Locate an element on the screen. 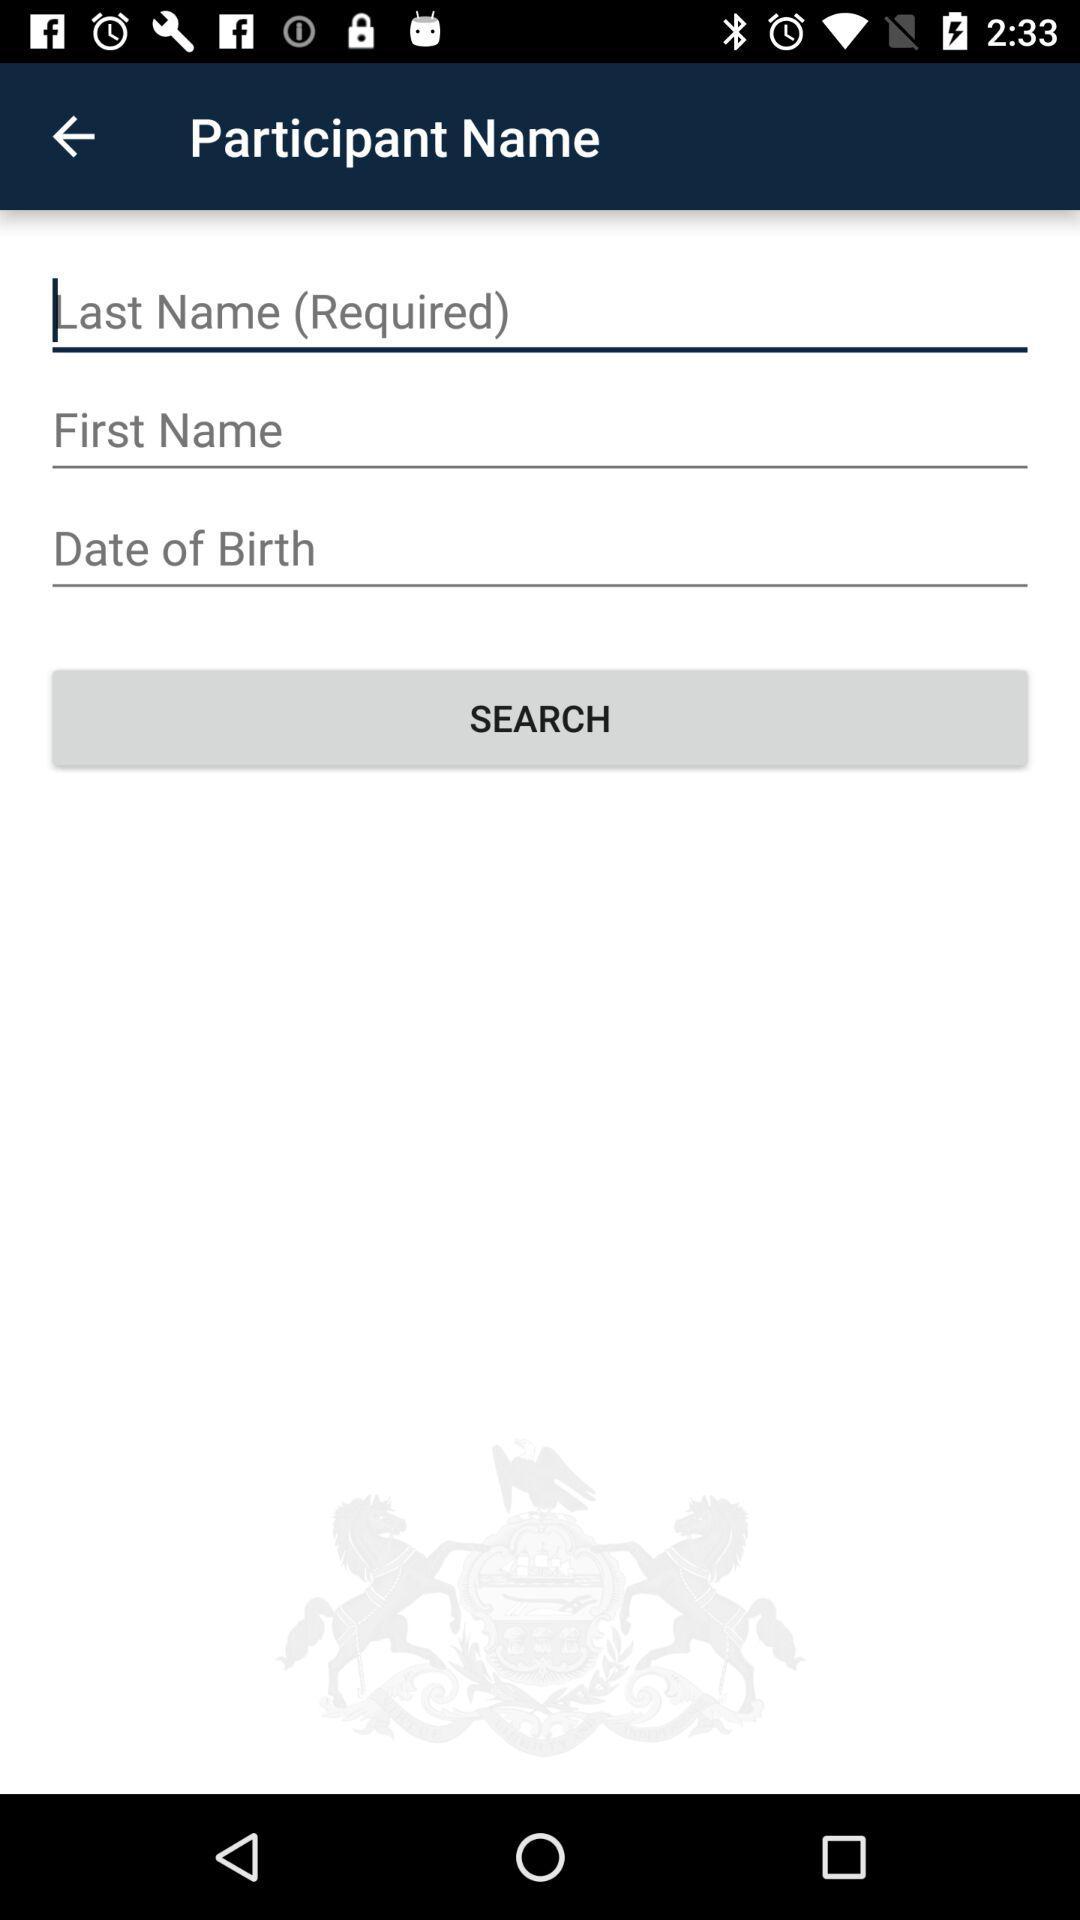  the icon next to participant name icon is located at coordinates (72, 135).